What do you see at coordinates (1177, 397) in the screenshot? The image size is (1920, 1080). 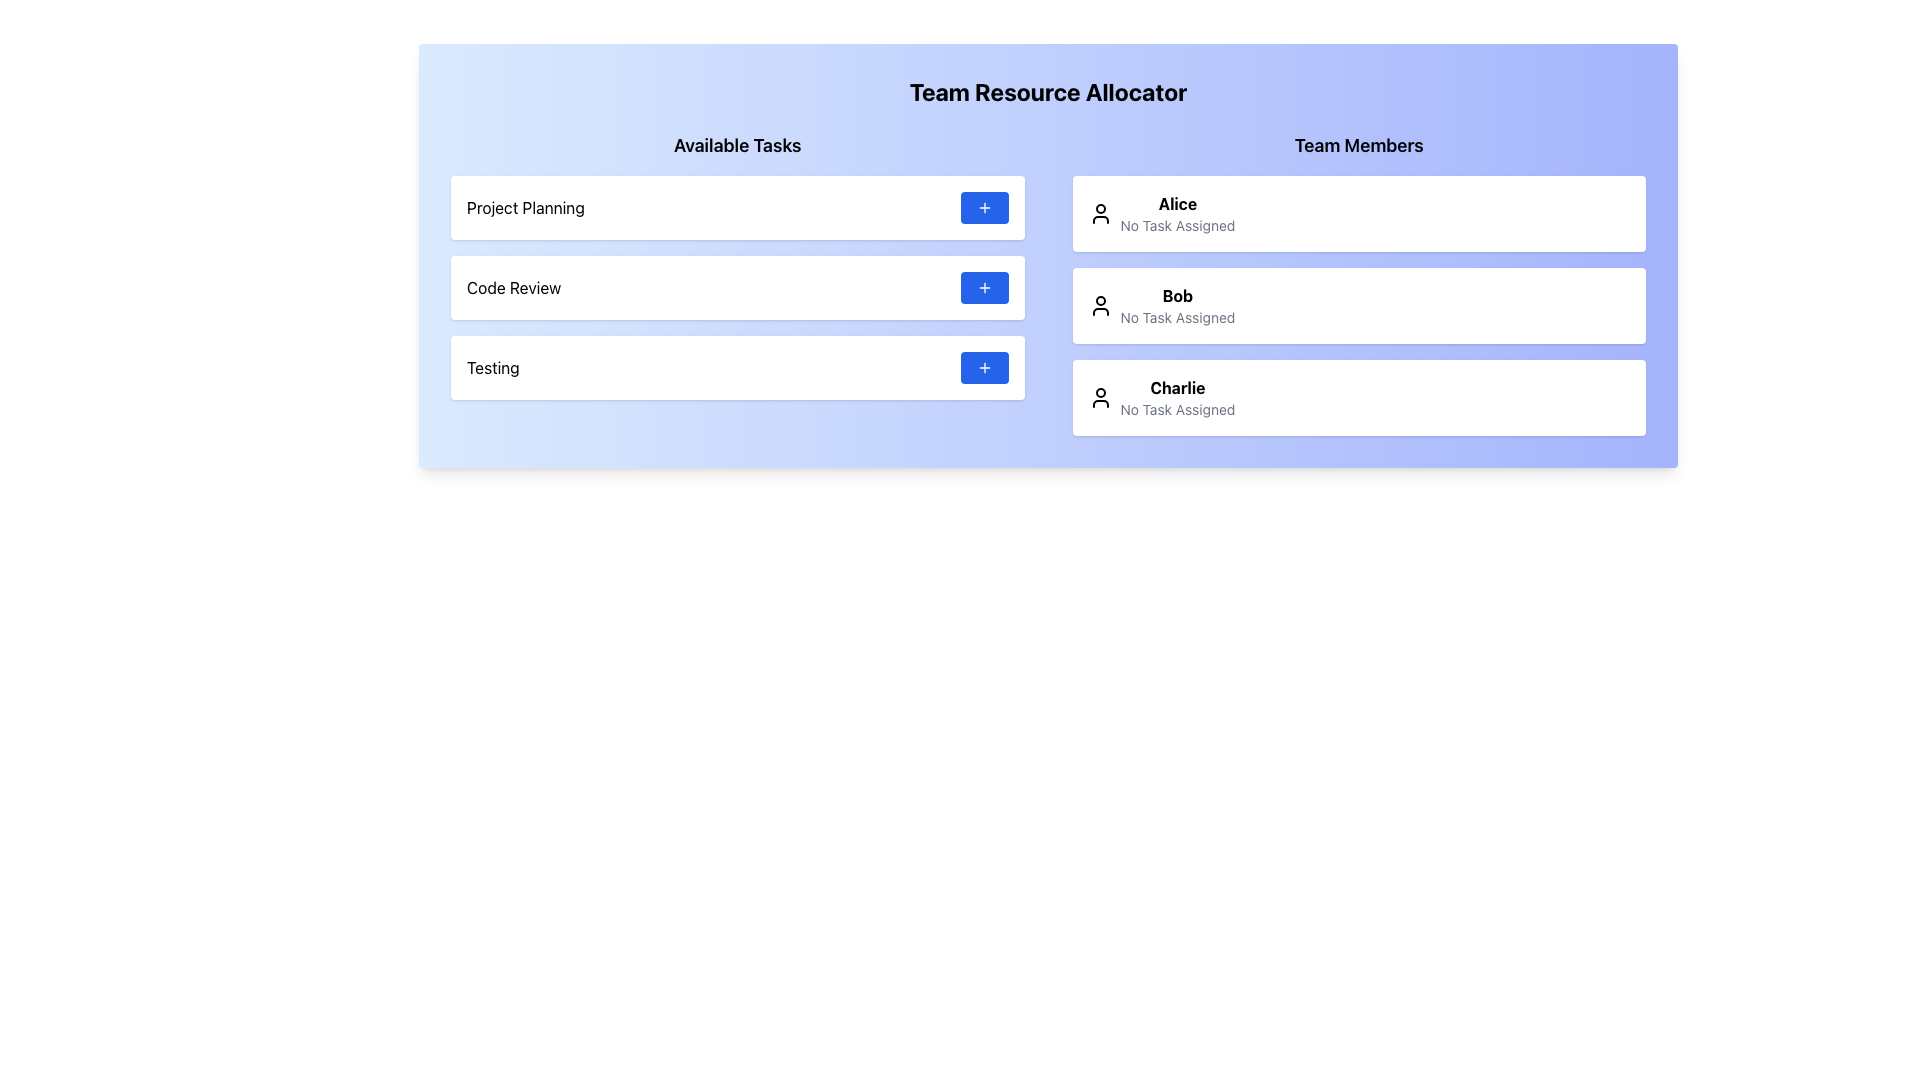 I see `label indicating the task status of the team member in the third row of the Team Members section, located next to the user icon` at bounding box center [1177, 397].